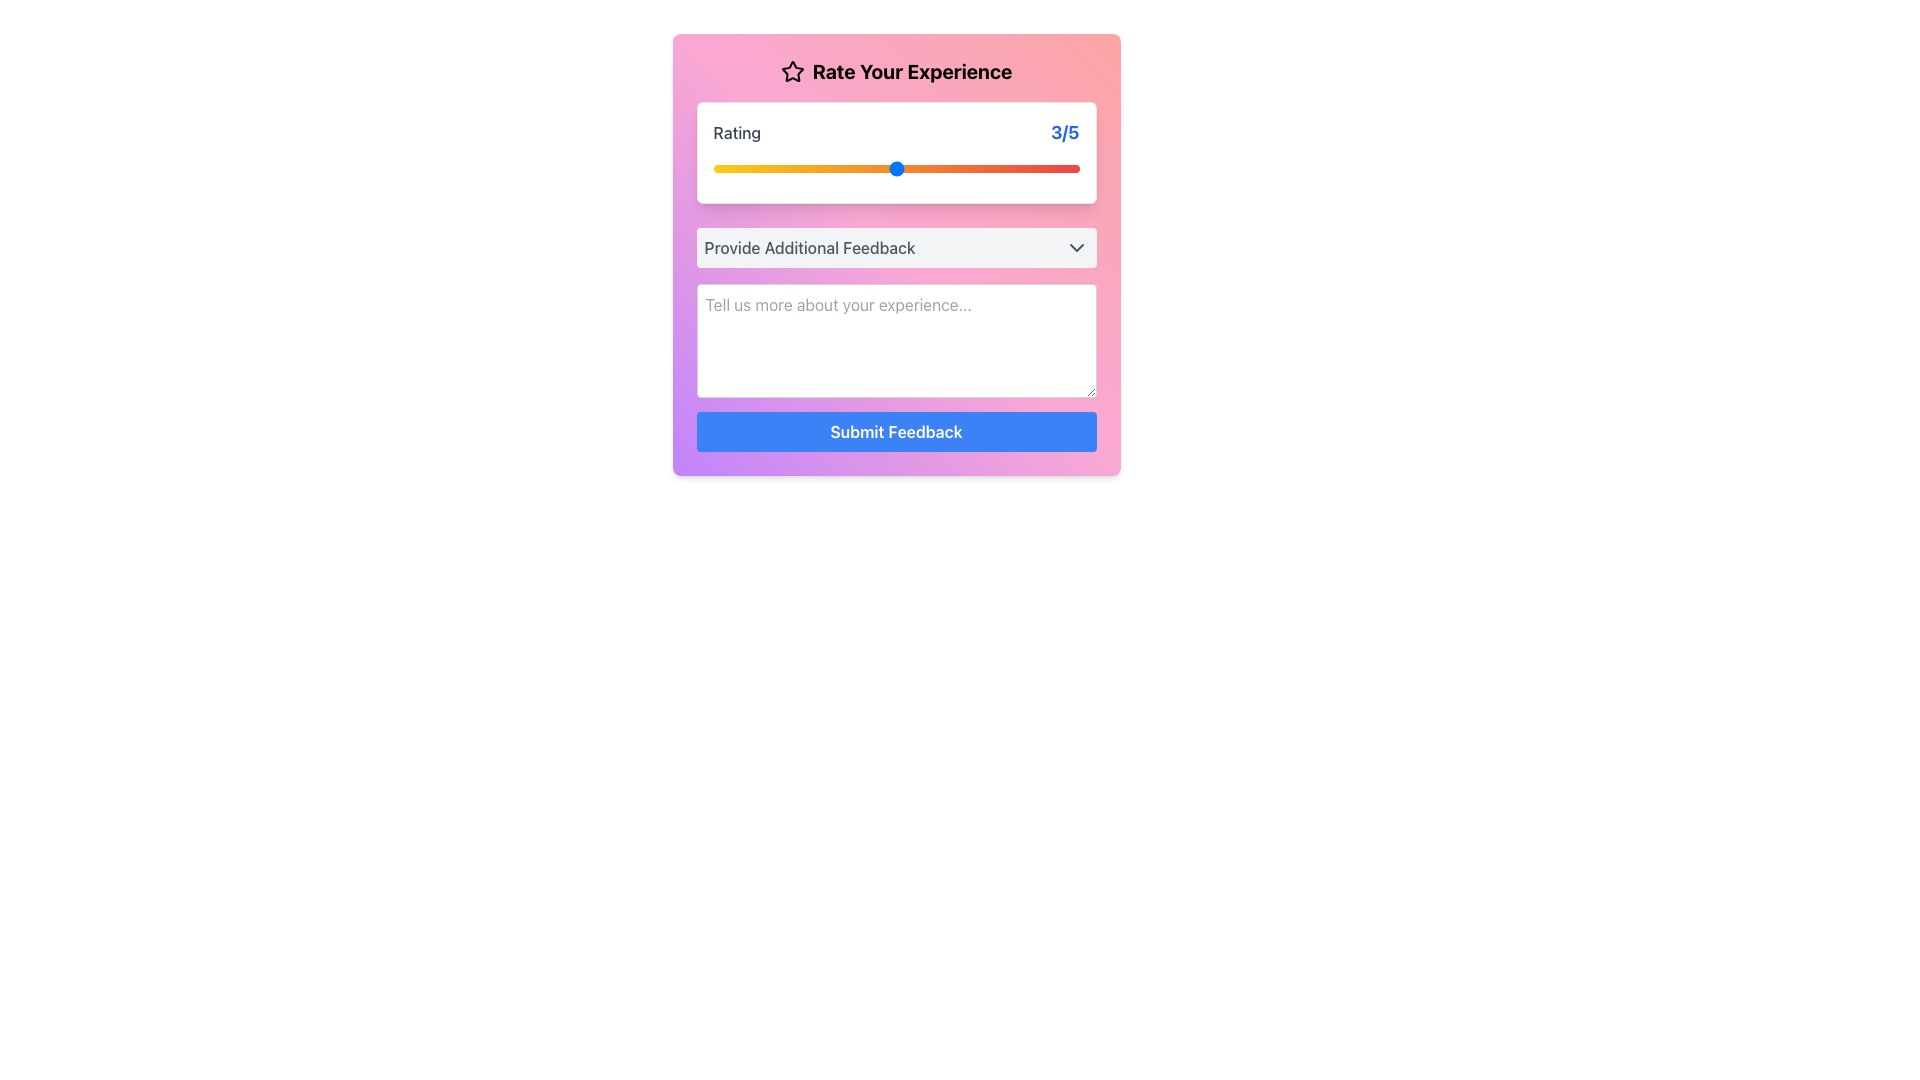 This screenshot has width=1920, height=1080. What do you see at coordinates (791, 70) in the screenshot?
I see `the decorative Icon or SVG graphic located in the top section of the card-like widget, adjacent to the title text 'Rate Your Experience'` at bounding box center [791, 70].